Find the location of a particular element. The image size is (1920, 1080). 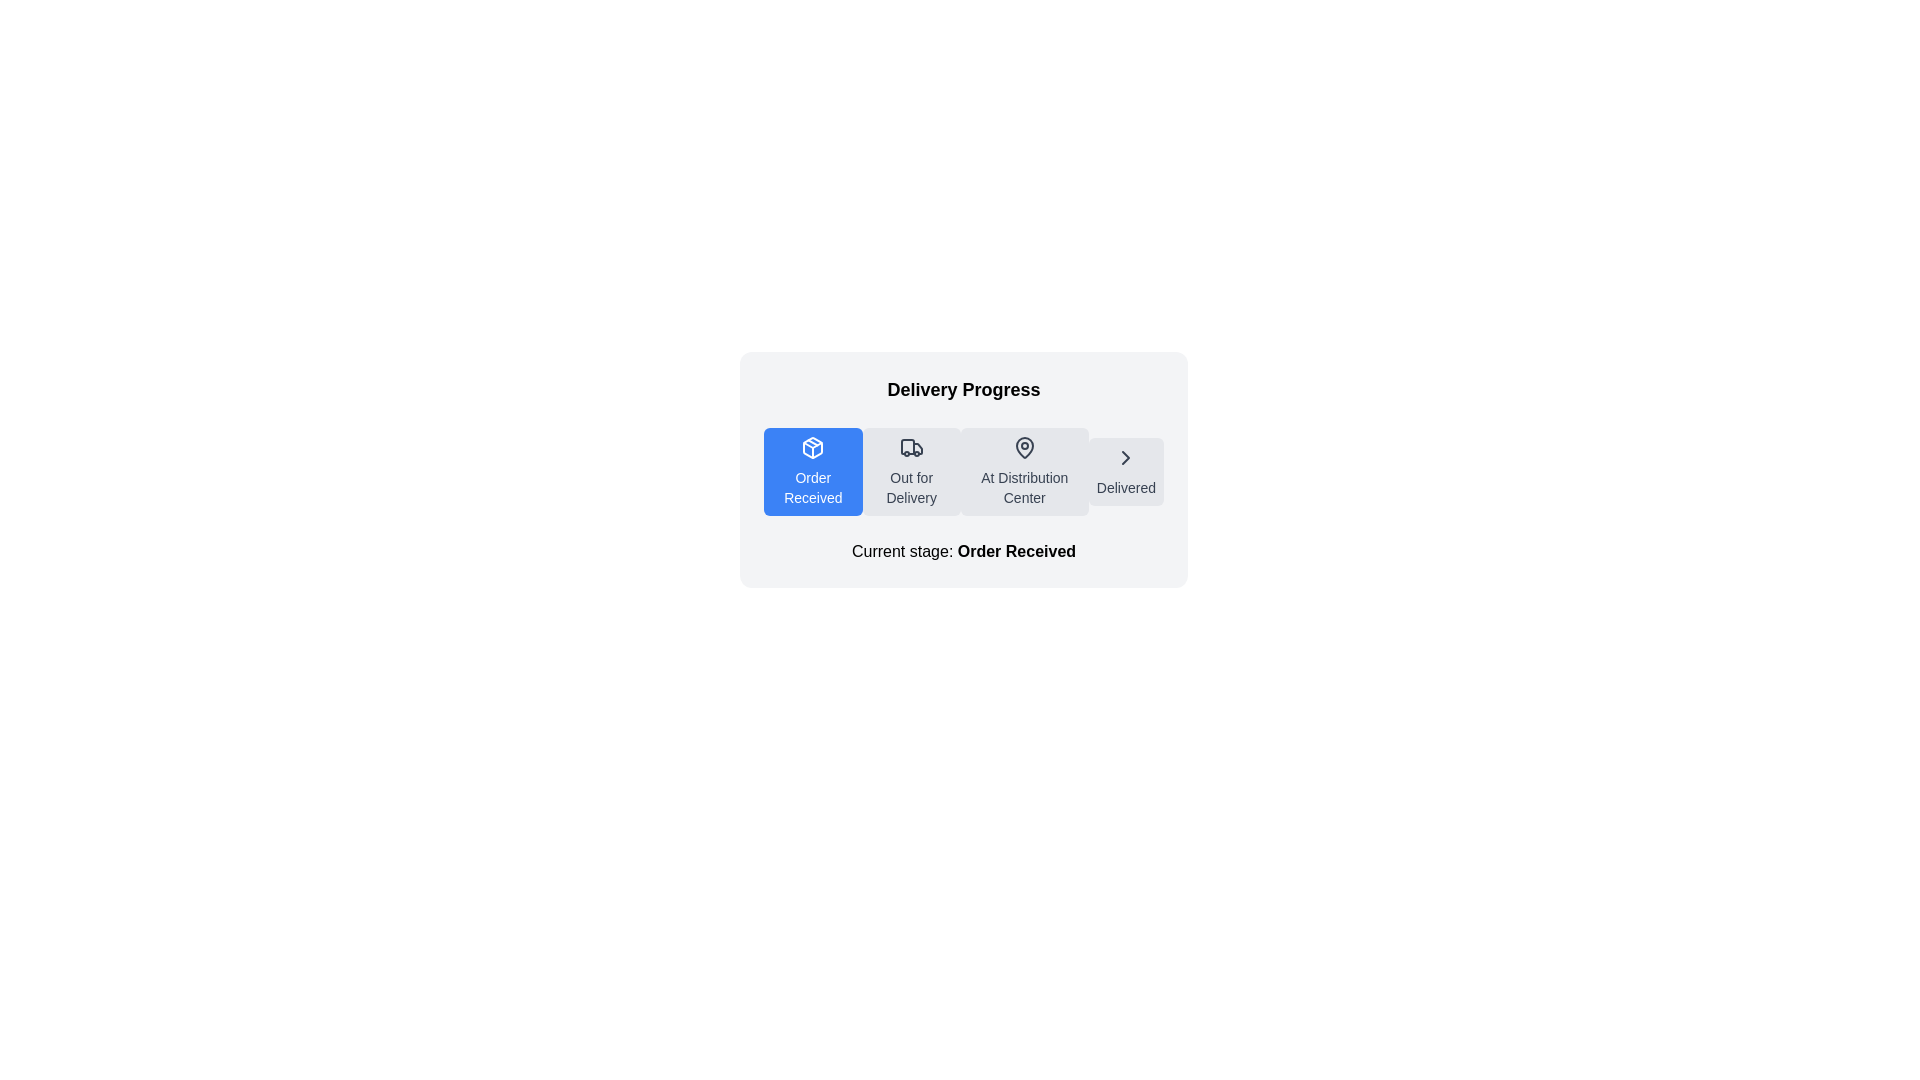

the 'At Distribution Center' vector graphic icon in the delivery progress bar, which serves as a visual representation of the current delivery stage is located at coordinates (1024, 446).